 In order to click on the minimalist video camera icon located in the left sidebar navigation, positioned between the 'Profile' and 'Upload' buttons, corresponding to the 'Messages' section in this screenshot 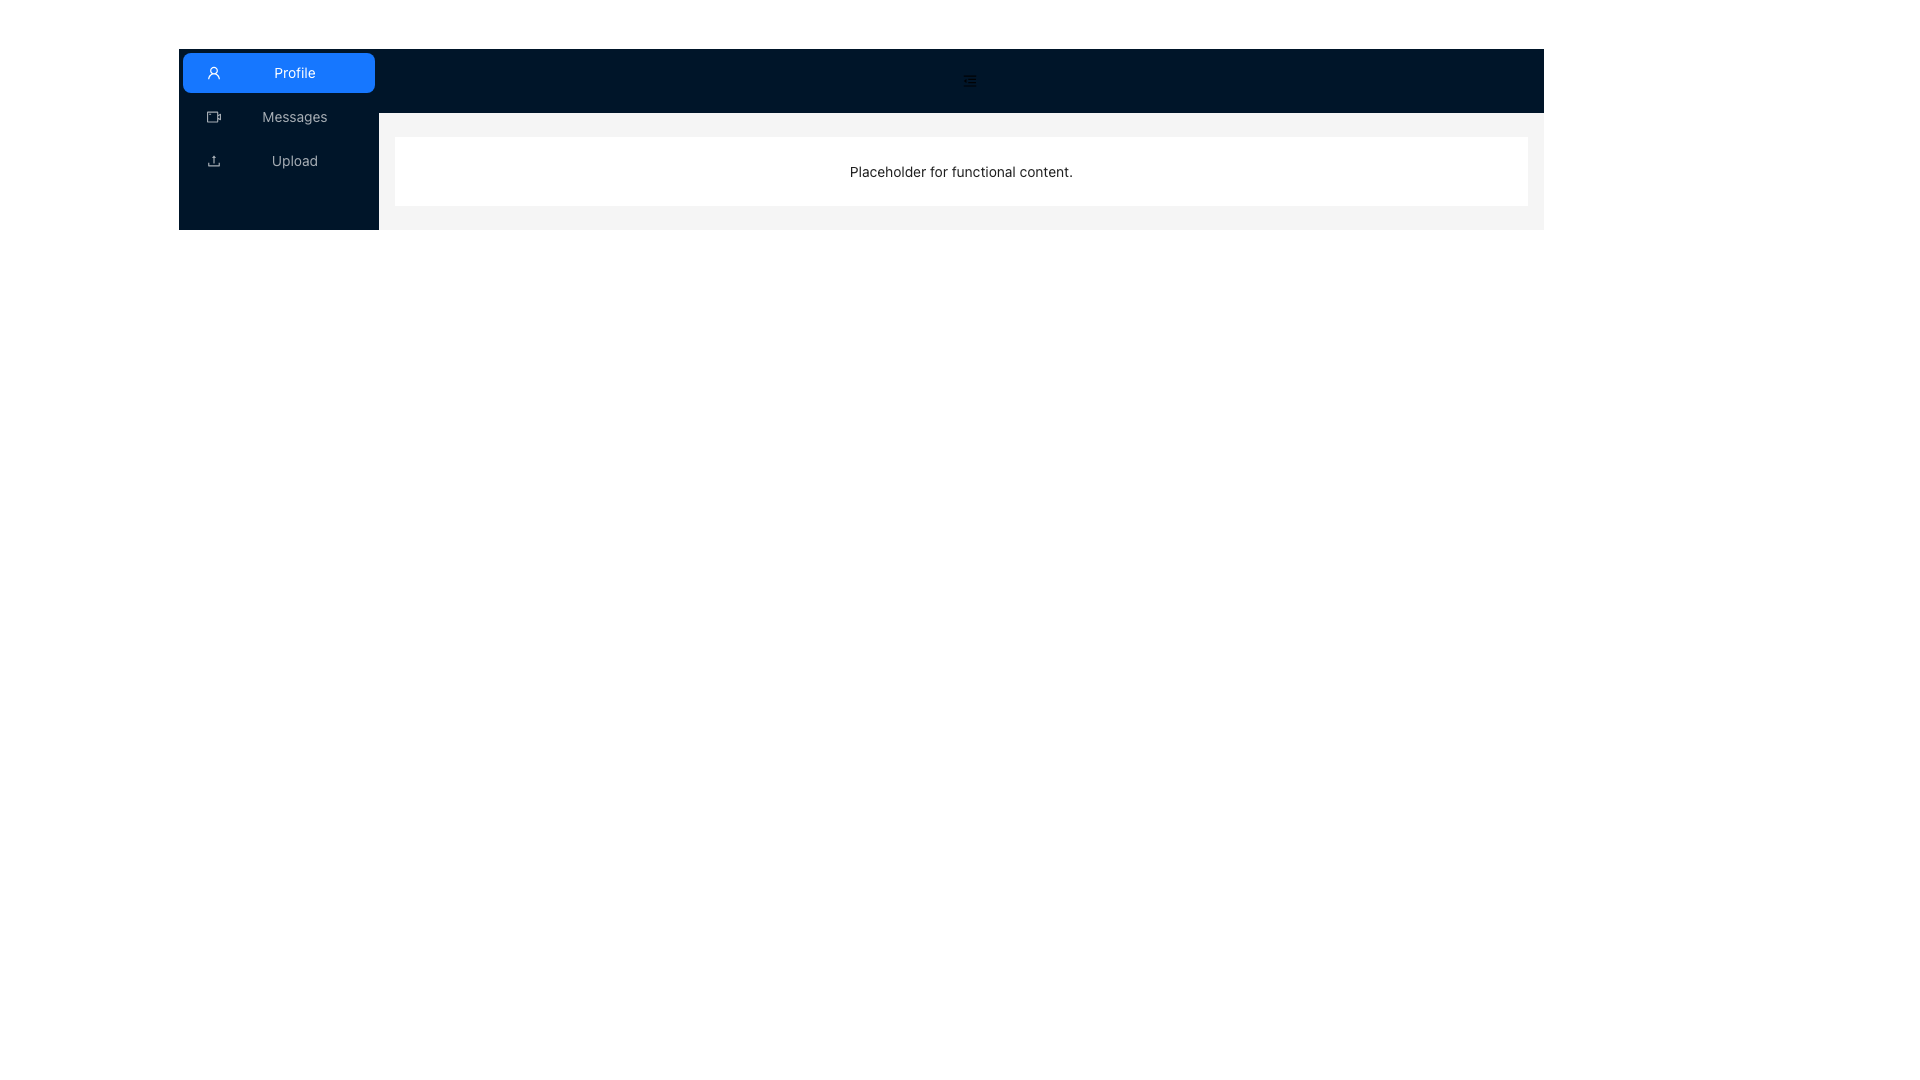, I will do `click(214, 116)`.